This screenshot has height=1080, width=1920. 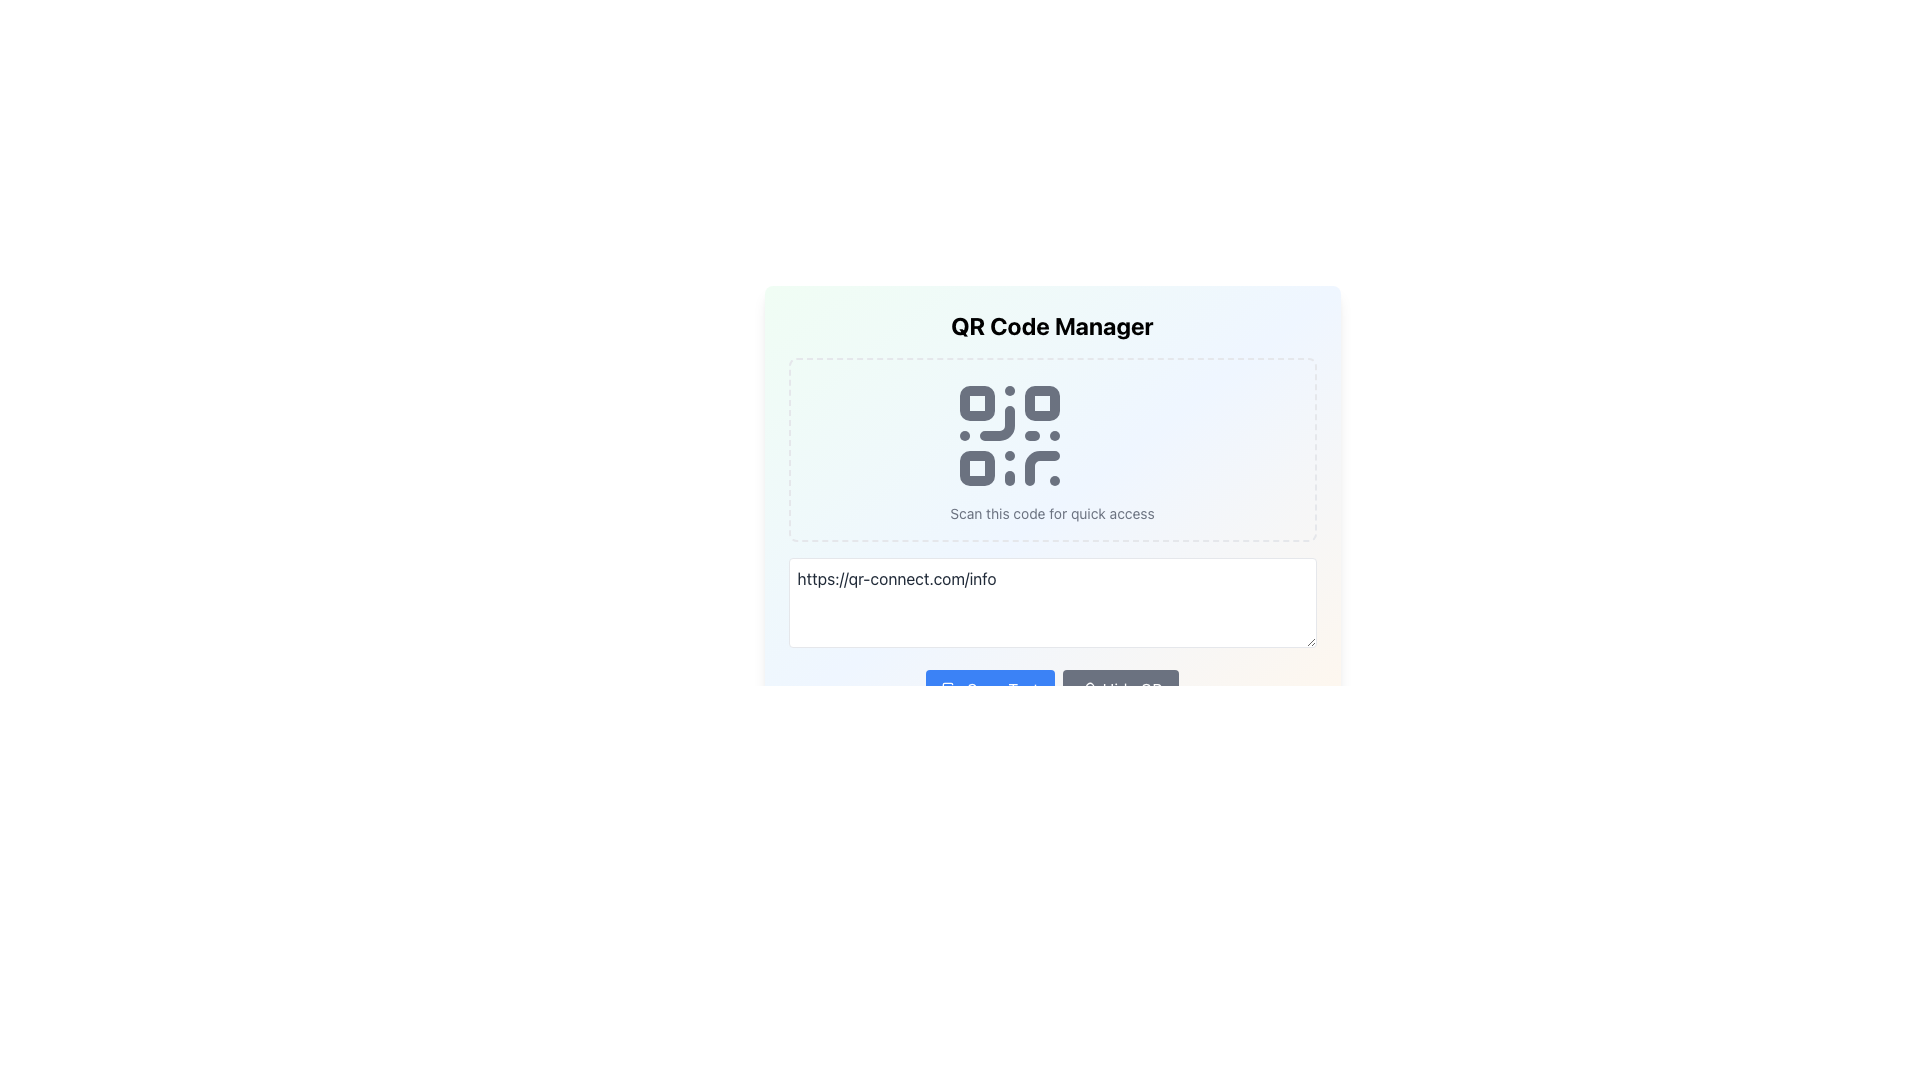 I want to click on the button that hides the QR code, located to the right of the 'Copy Text' button at the bottom-right corner of the interface, so click(x=1120, y=689).